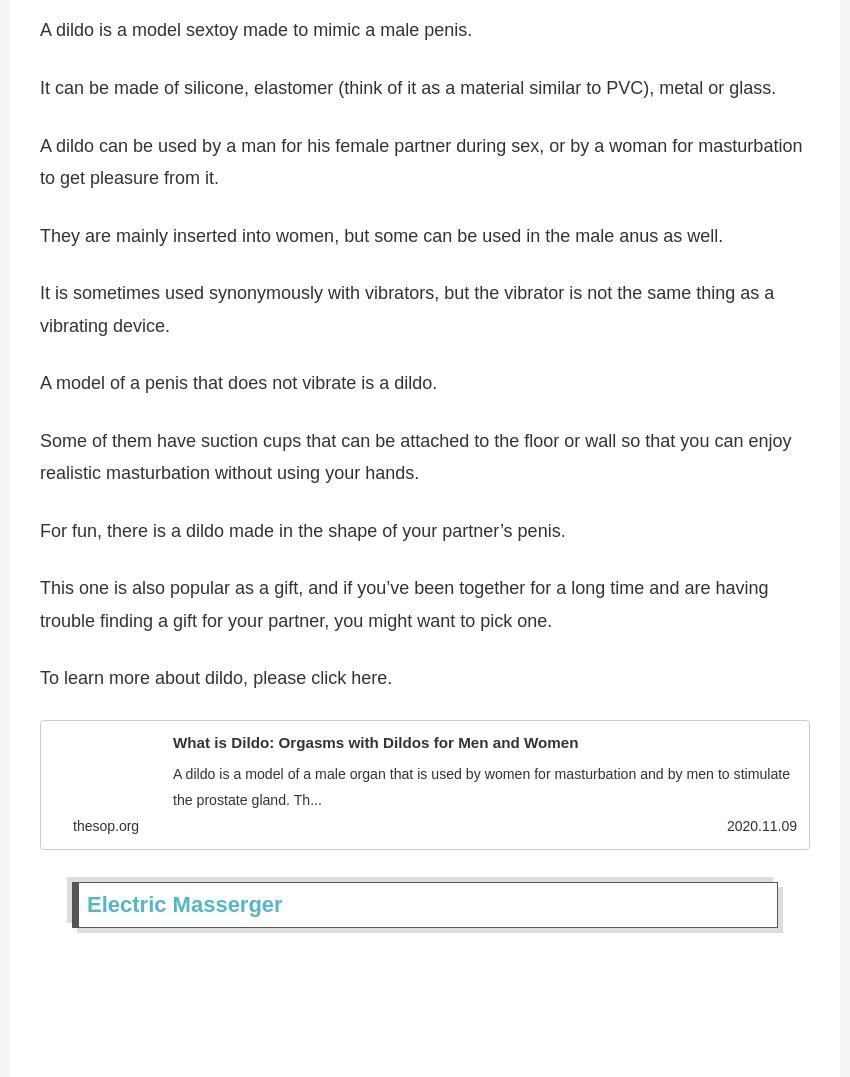 Image resolution: width=850 pixels, height=1077 pixels. What do you see at coordinates (408, 93) in the screenshot?
I see `'It can be made of silicone, elastomer (think of it as a material similar to PVC), metal or glass.'` at bounding box center [408, 93].